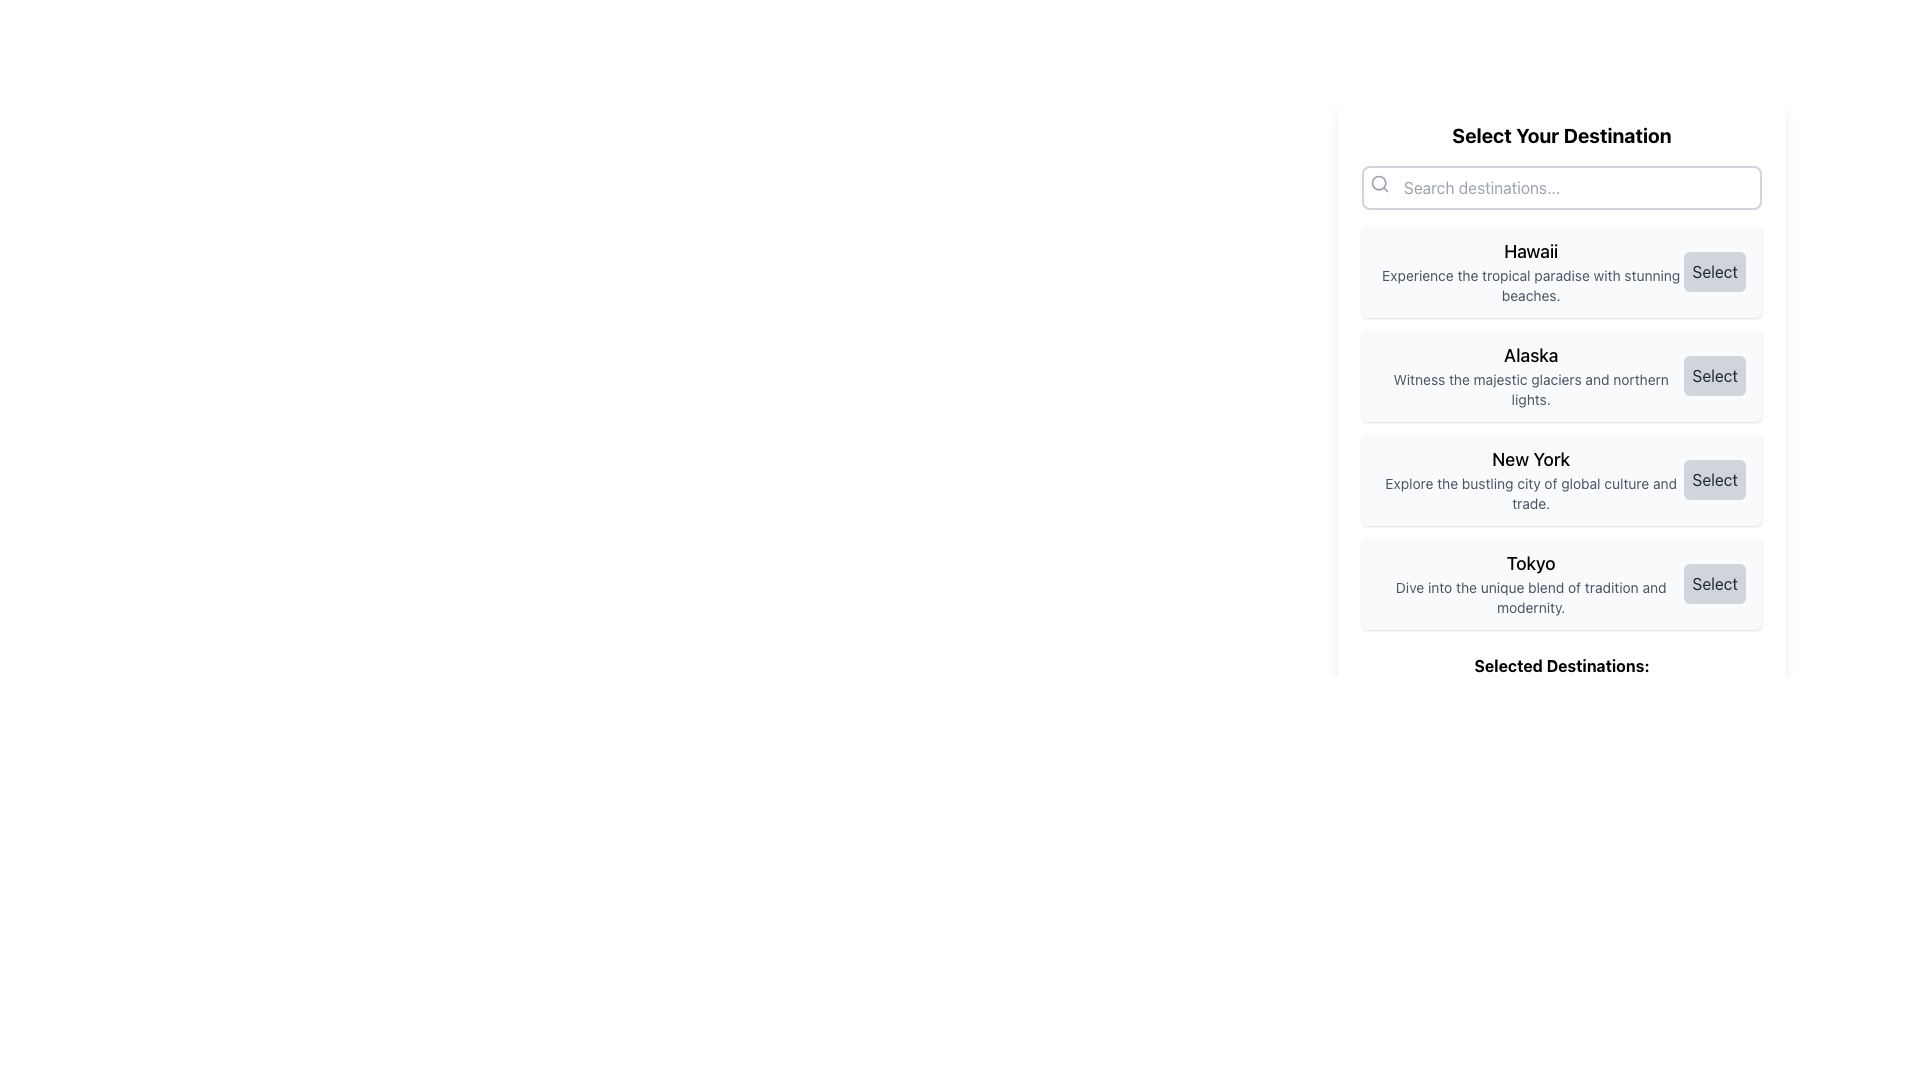  Describe the element at coordinates (1378, 183) in the screenshot. I see `the SVG Circle element representing the magnifying glass in the search bar, located at the top-left corner of the search bar` at that location.